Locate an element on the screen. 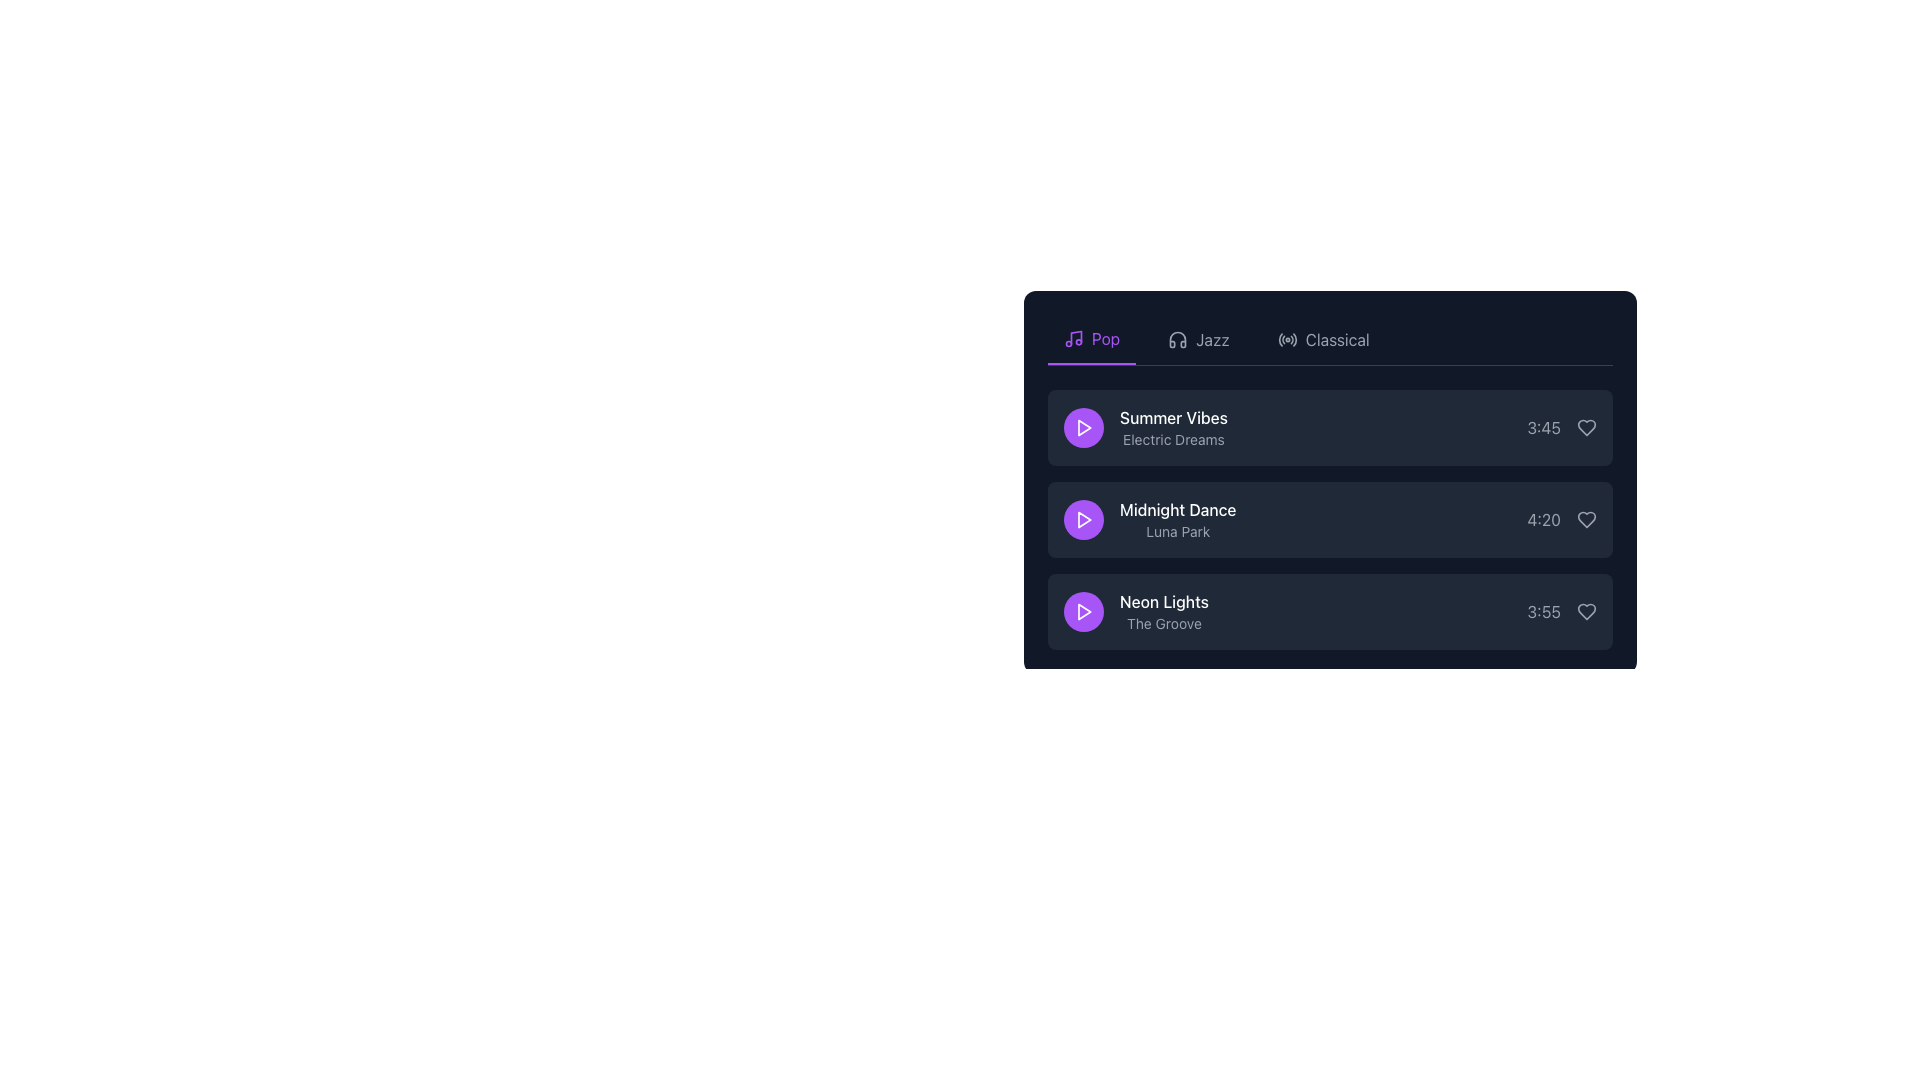 The height and width of the screenshot is (1080, 1920). the graphical representation icon associated with the 'Pop' category, located in the top-left corner of the 'Pop' tab, adjacent to the text 'Pop' is located at coordinates (1073, 338).